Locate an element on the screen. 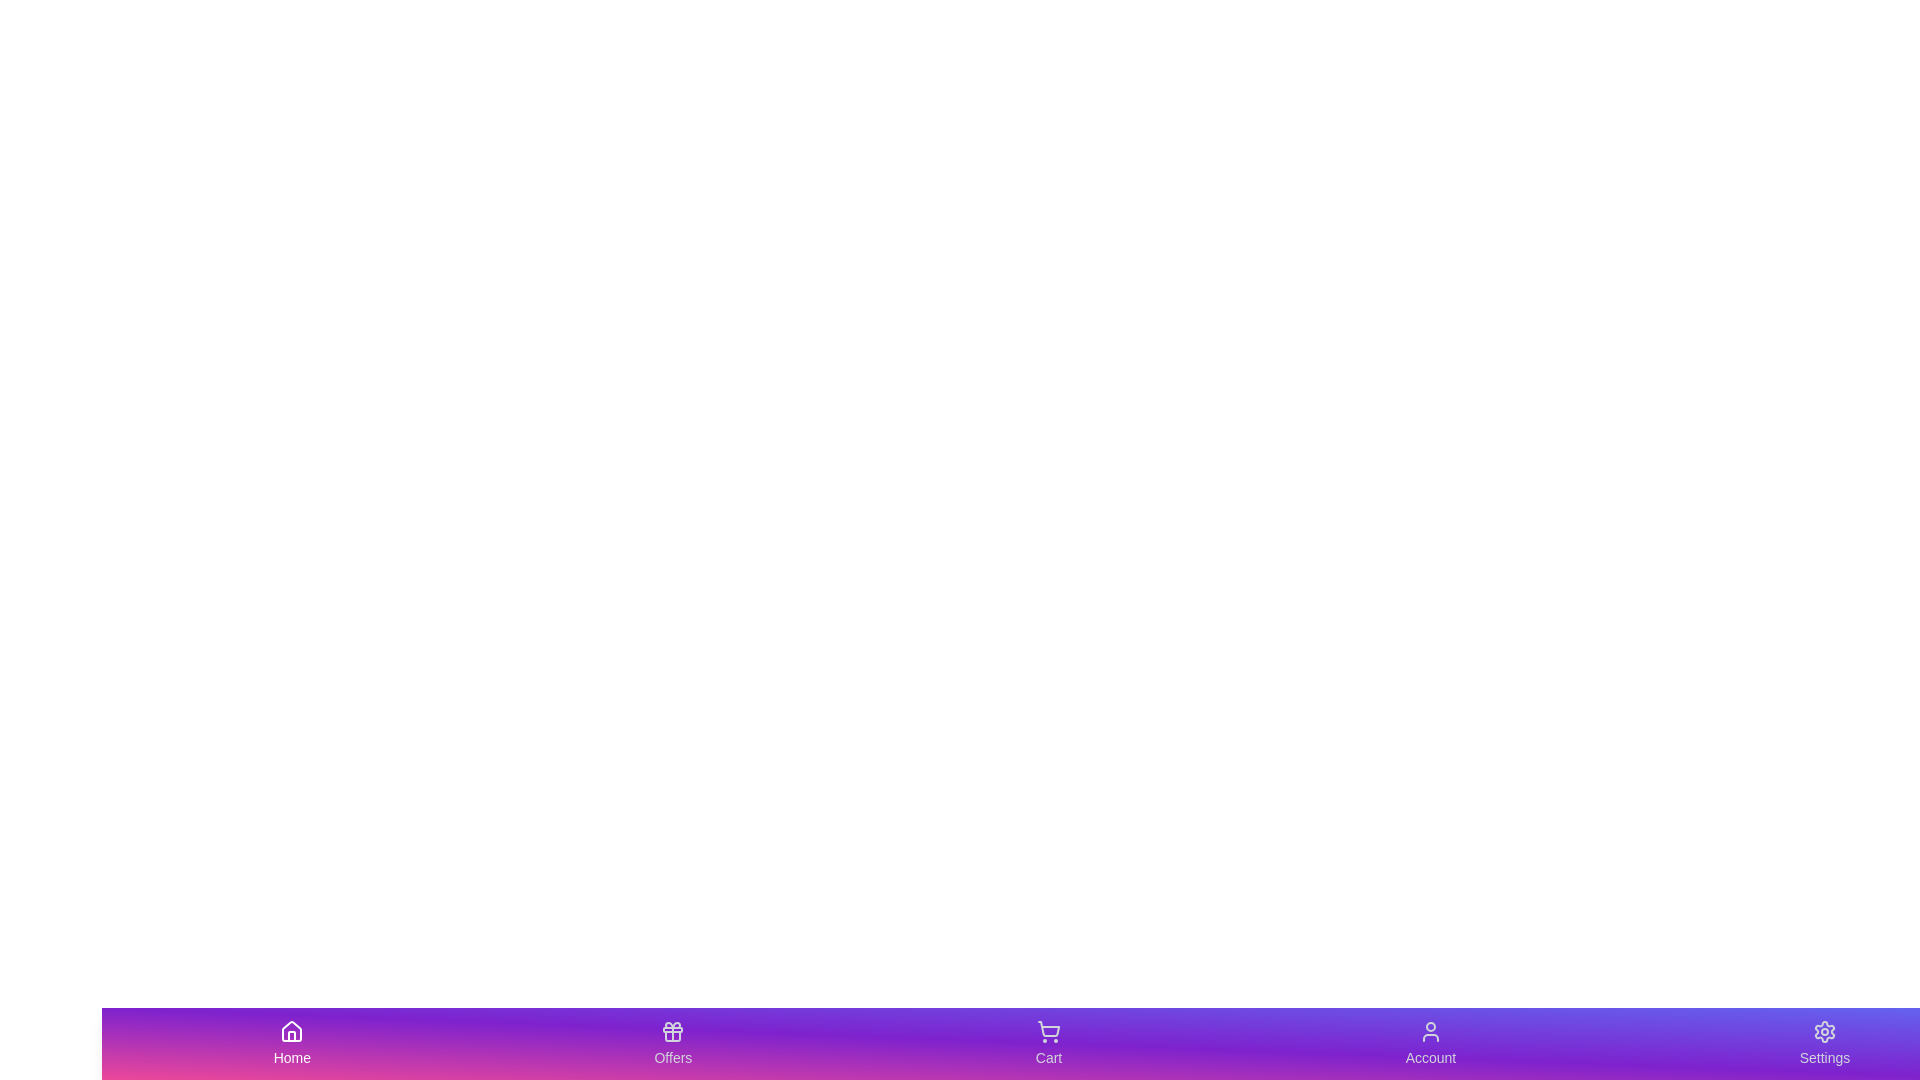 This screenshot has width=1920, height=1080. the tab labeled Offers is located at coordinates (672, 1043).